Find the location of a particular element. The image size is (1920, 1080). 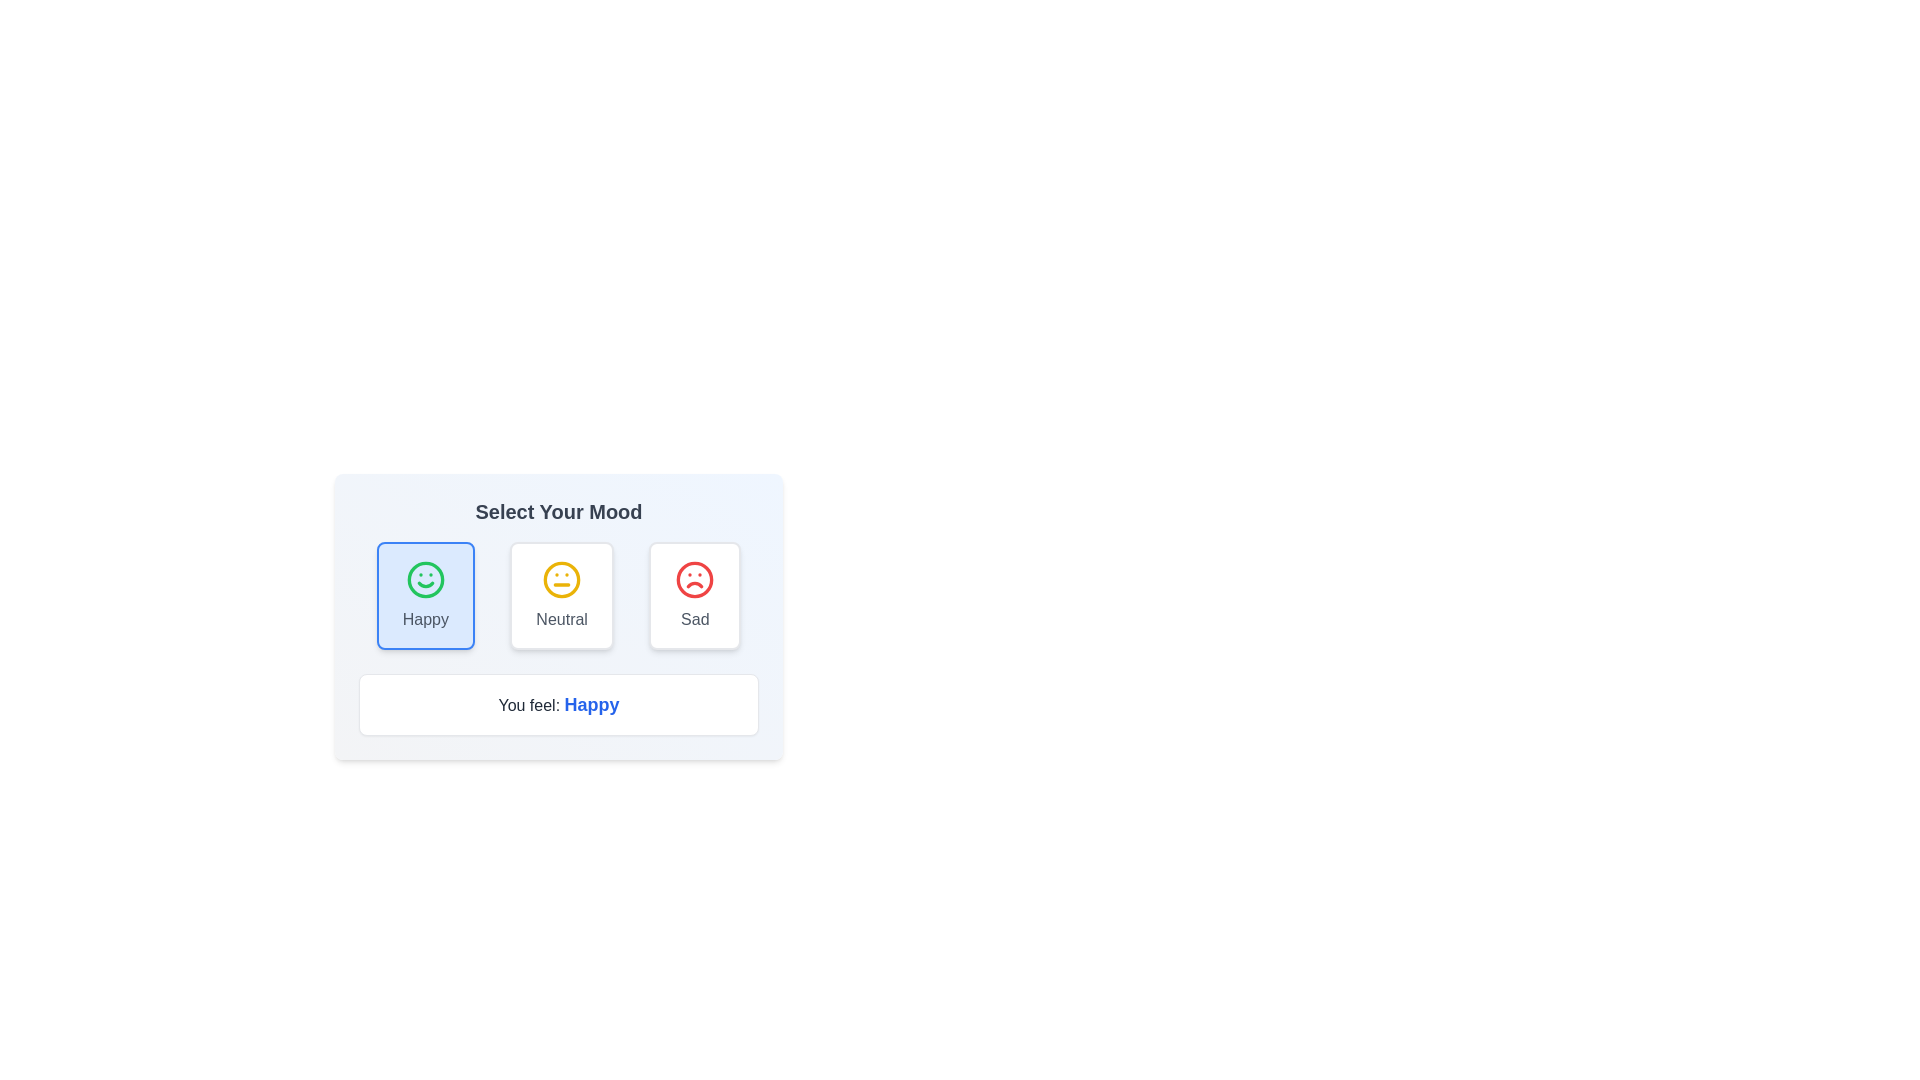

the selectable mood option labeled 'Neutral' for accessibility navigation is located at coordinates (561, 595).